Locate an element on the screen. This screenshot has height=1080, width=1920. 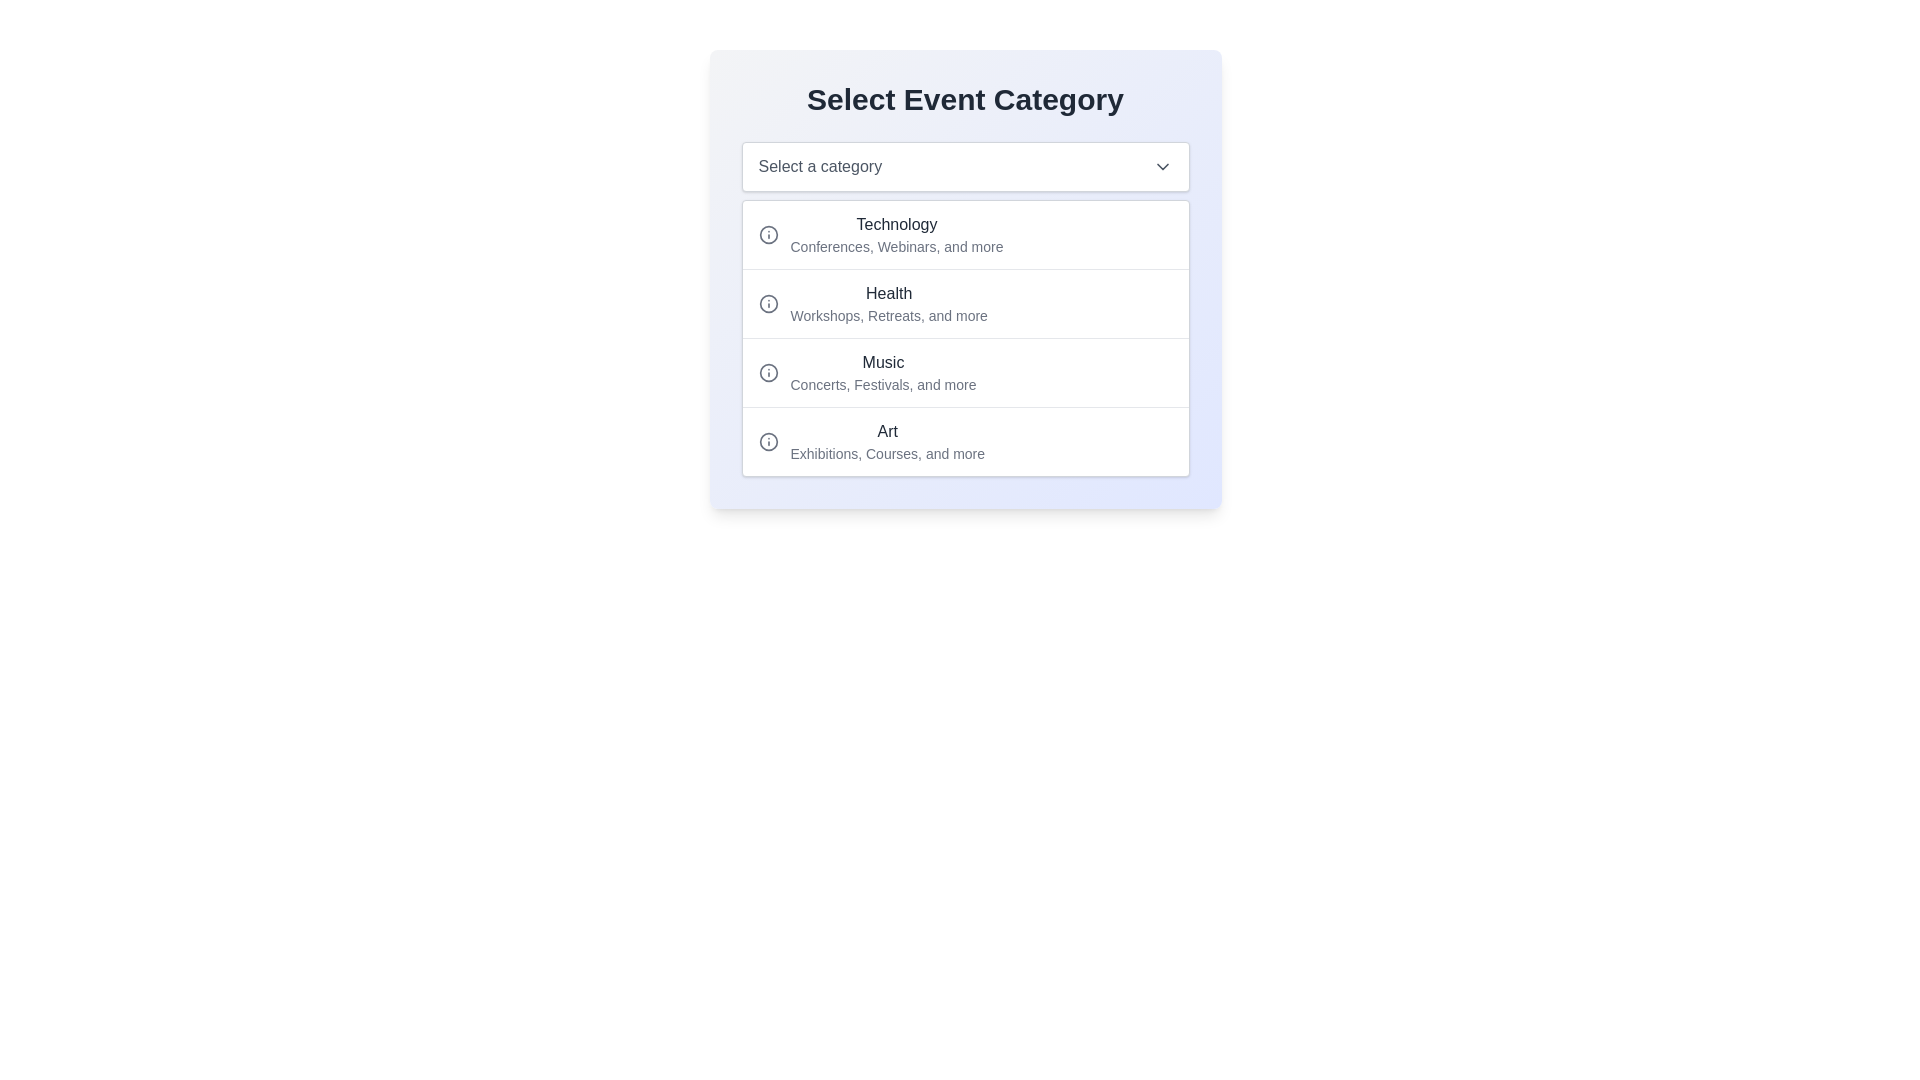
the text label 'Art' within the vertical list titled 'Select Event Category' is located at coordinates (886, 441).